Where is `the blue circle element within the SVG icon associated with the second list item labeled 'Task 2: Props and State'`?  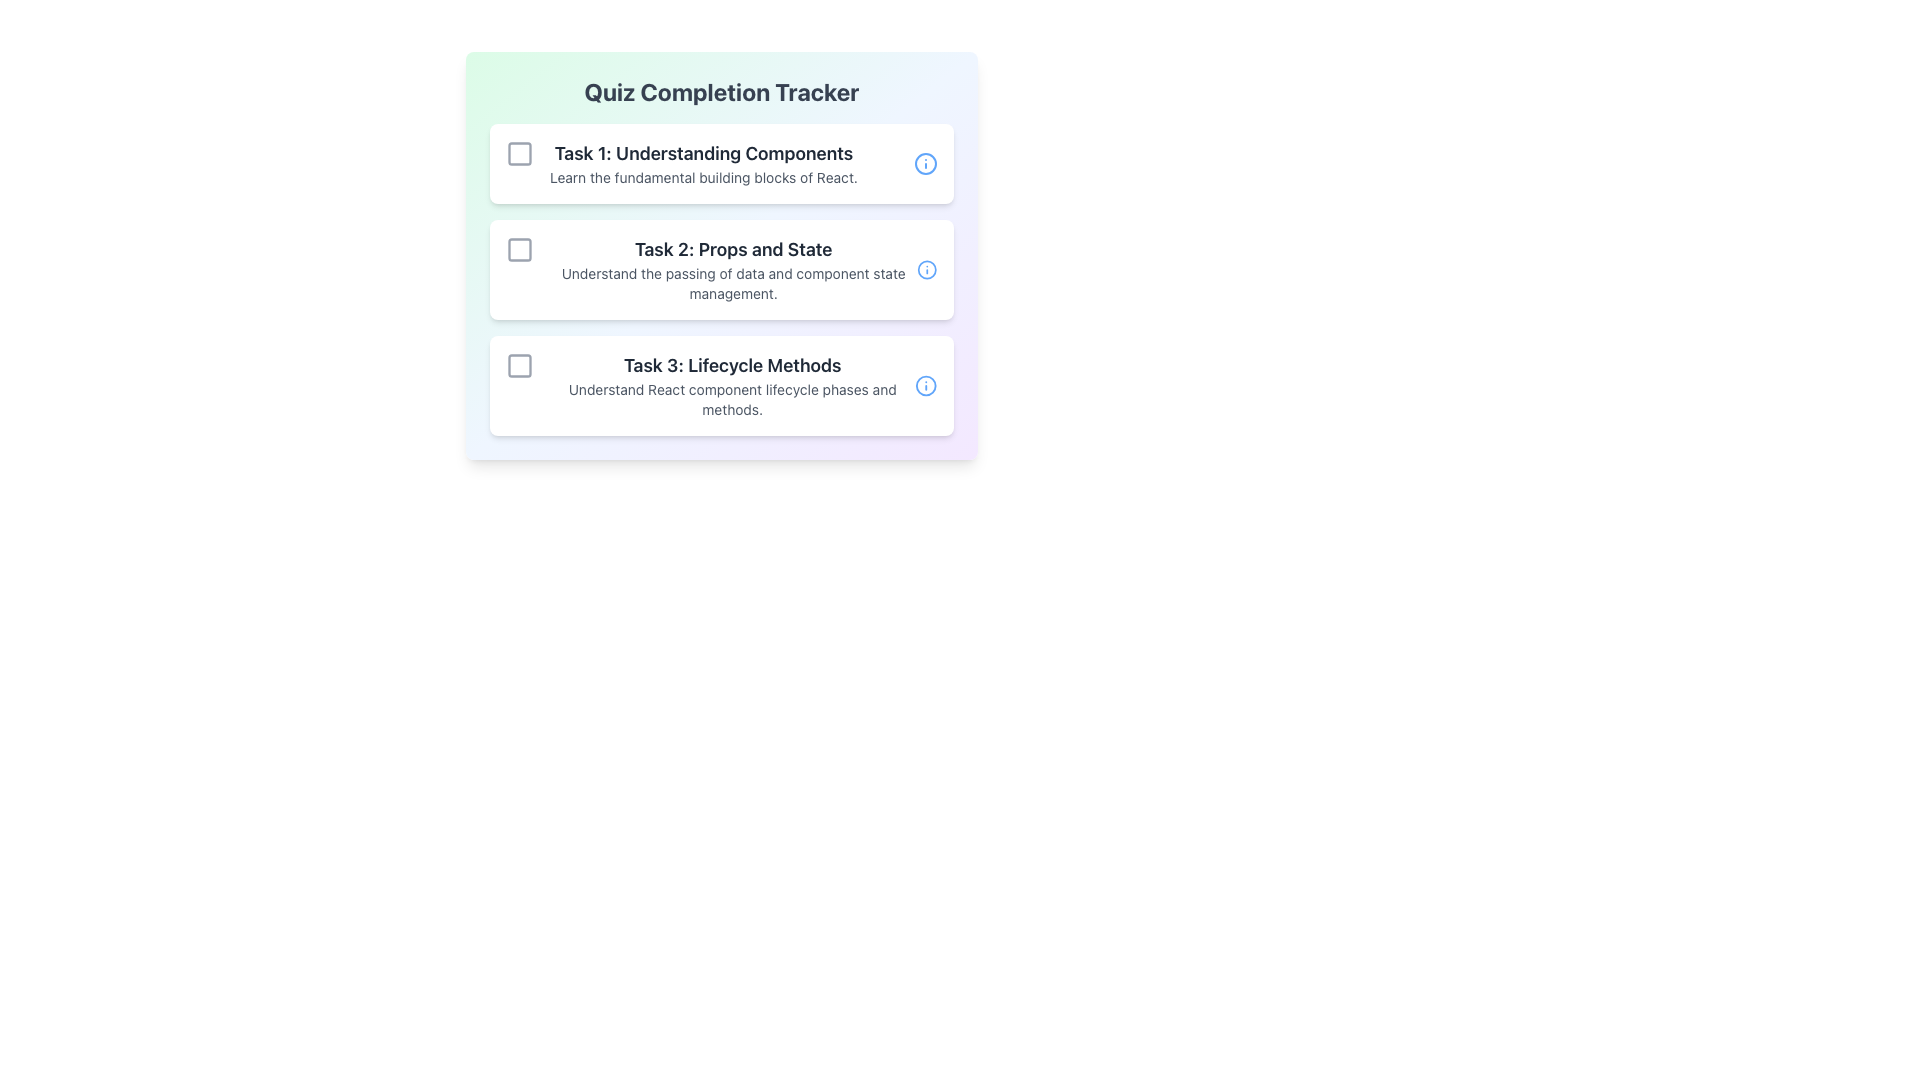
the blue circle element within the SVG icon associated with the second list item labeled 'Task 2: Props and State' is located at coordinates (926, 270).